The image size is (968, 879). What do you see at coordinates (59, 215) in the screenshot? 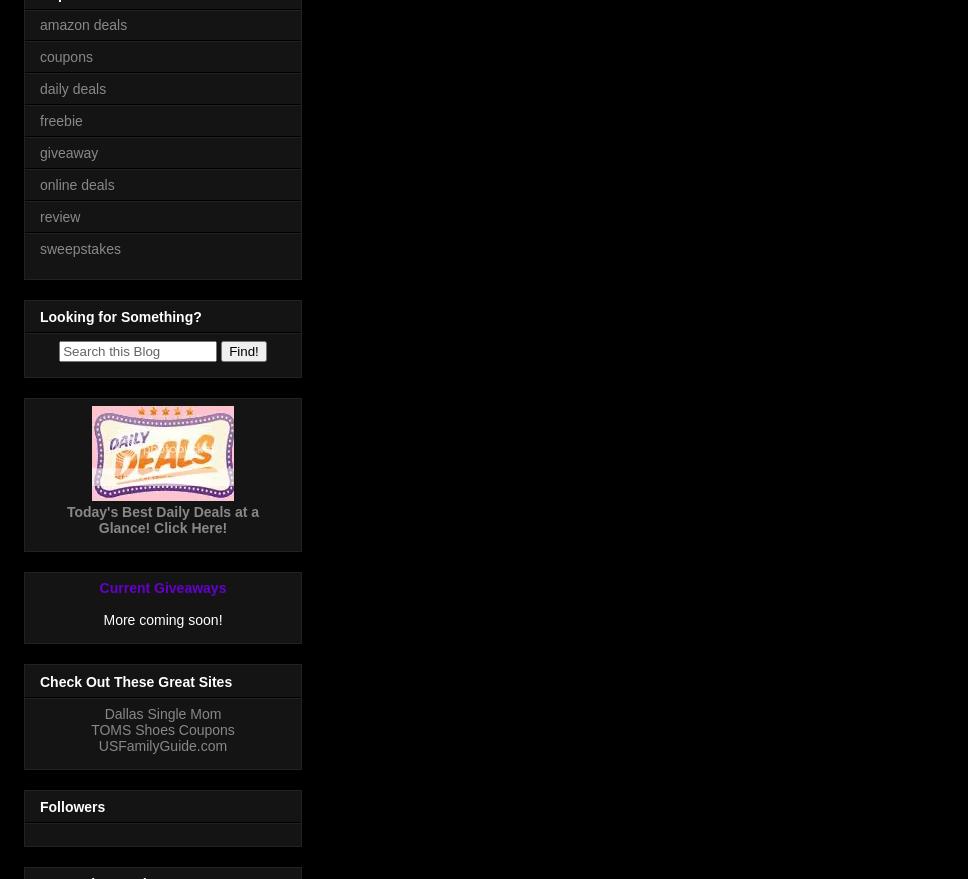
I see `'review'` at bounding box center [59, 215].